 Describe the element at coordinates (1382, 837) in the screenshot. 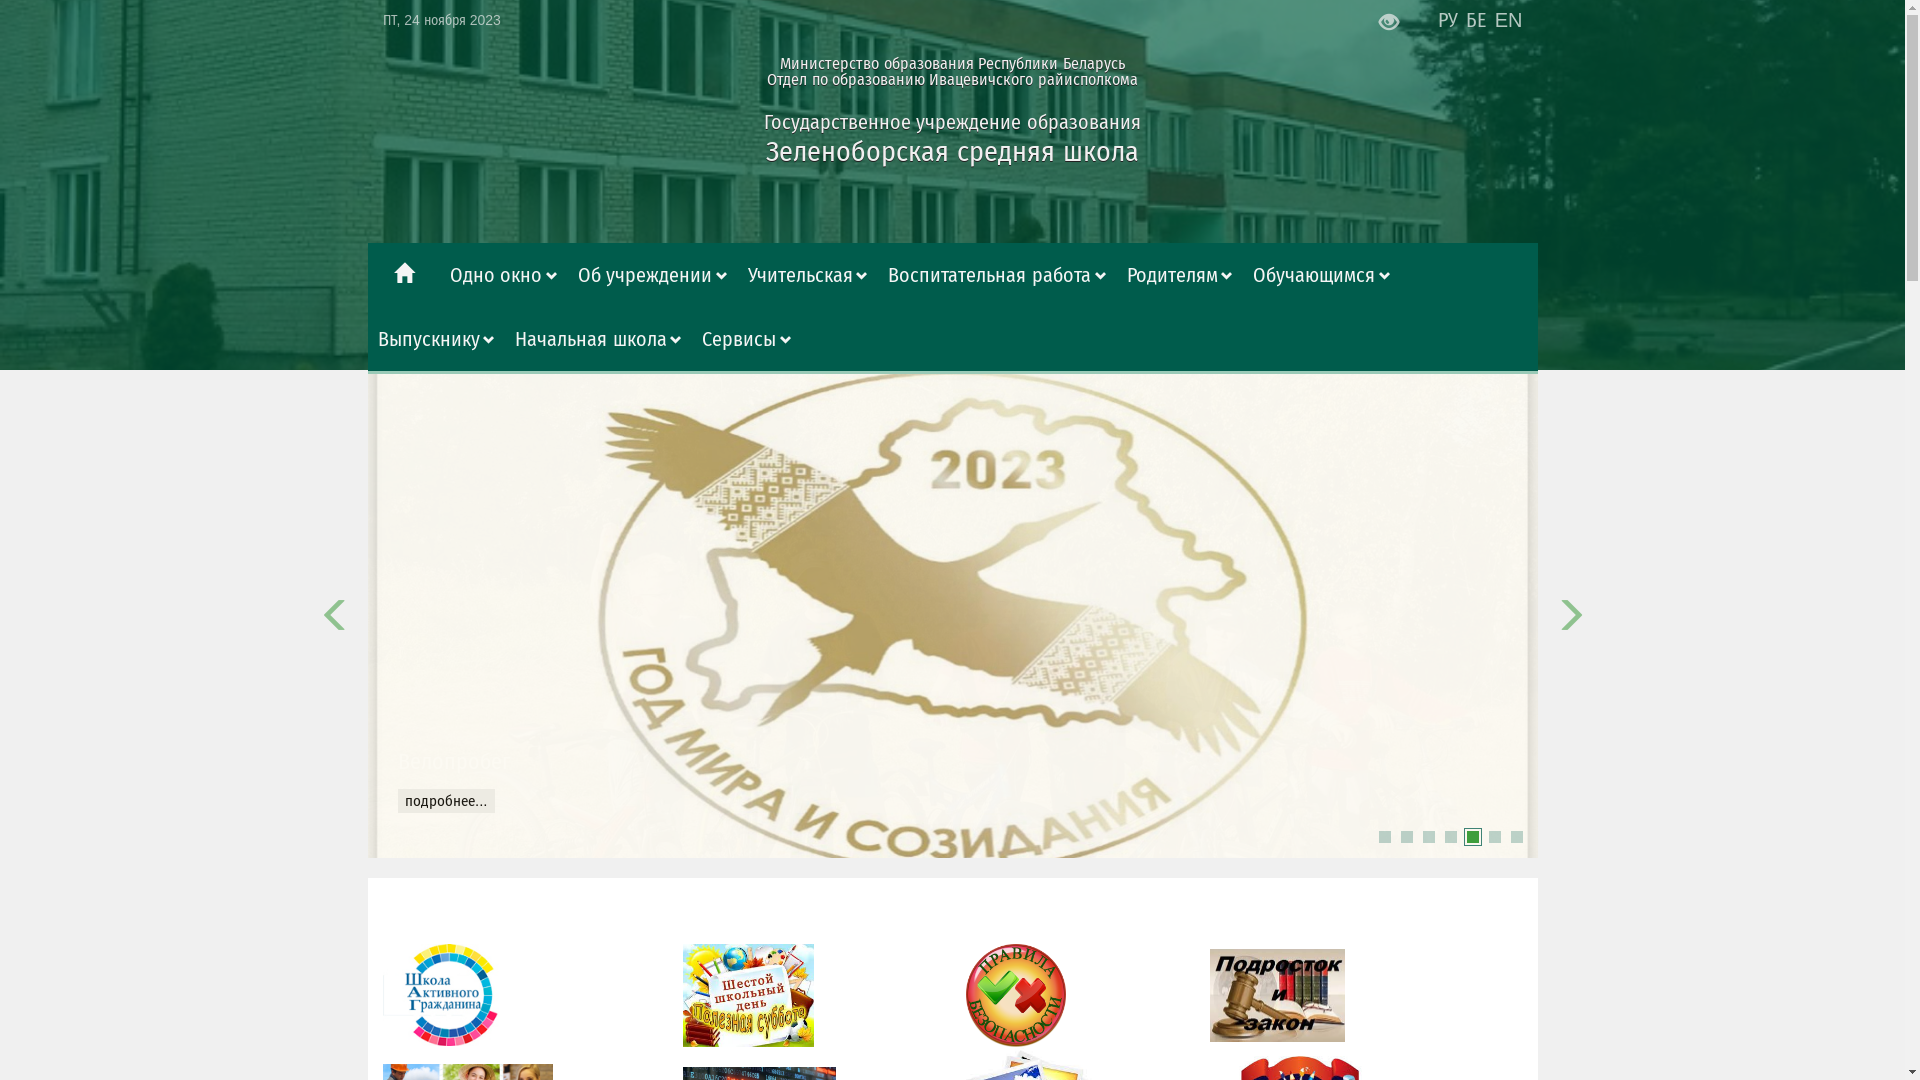

I see `'1'` at that location.